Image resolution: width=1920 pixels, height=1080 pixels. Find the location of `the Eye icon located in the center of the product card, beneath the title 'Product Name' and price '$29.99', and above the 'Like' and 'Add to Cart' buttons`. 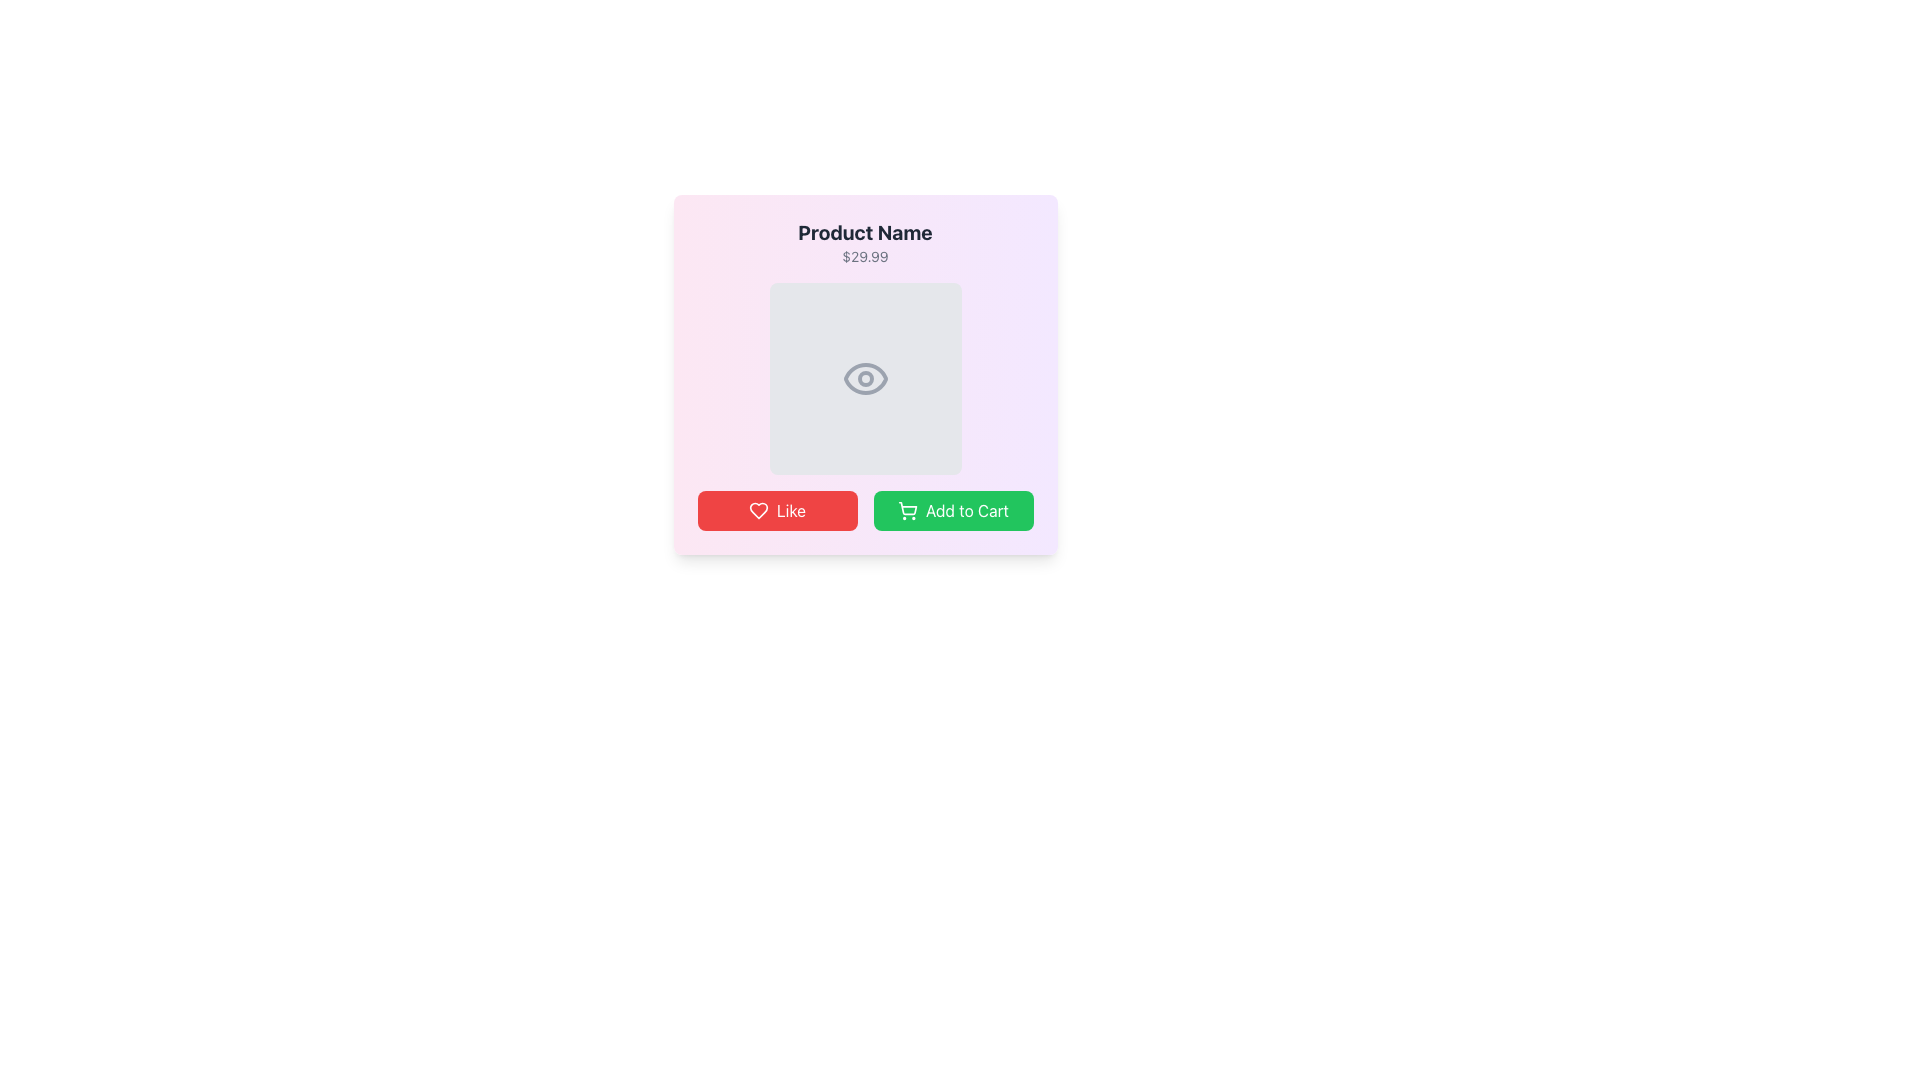

the Eye icon located in the center of the product card, beneath the title 'Product Name' and price '$29.99', and above the 'Like' and 'Add to Cart' buttons is located at coordinates (865, 378).